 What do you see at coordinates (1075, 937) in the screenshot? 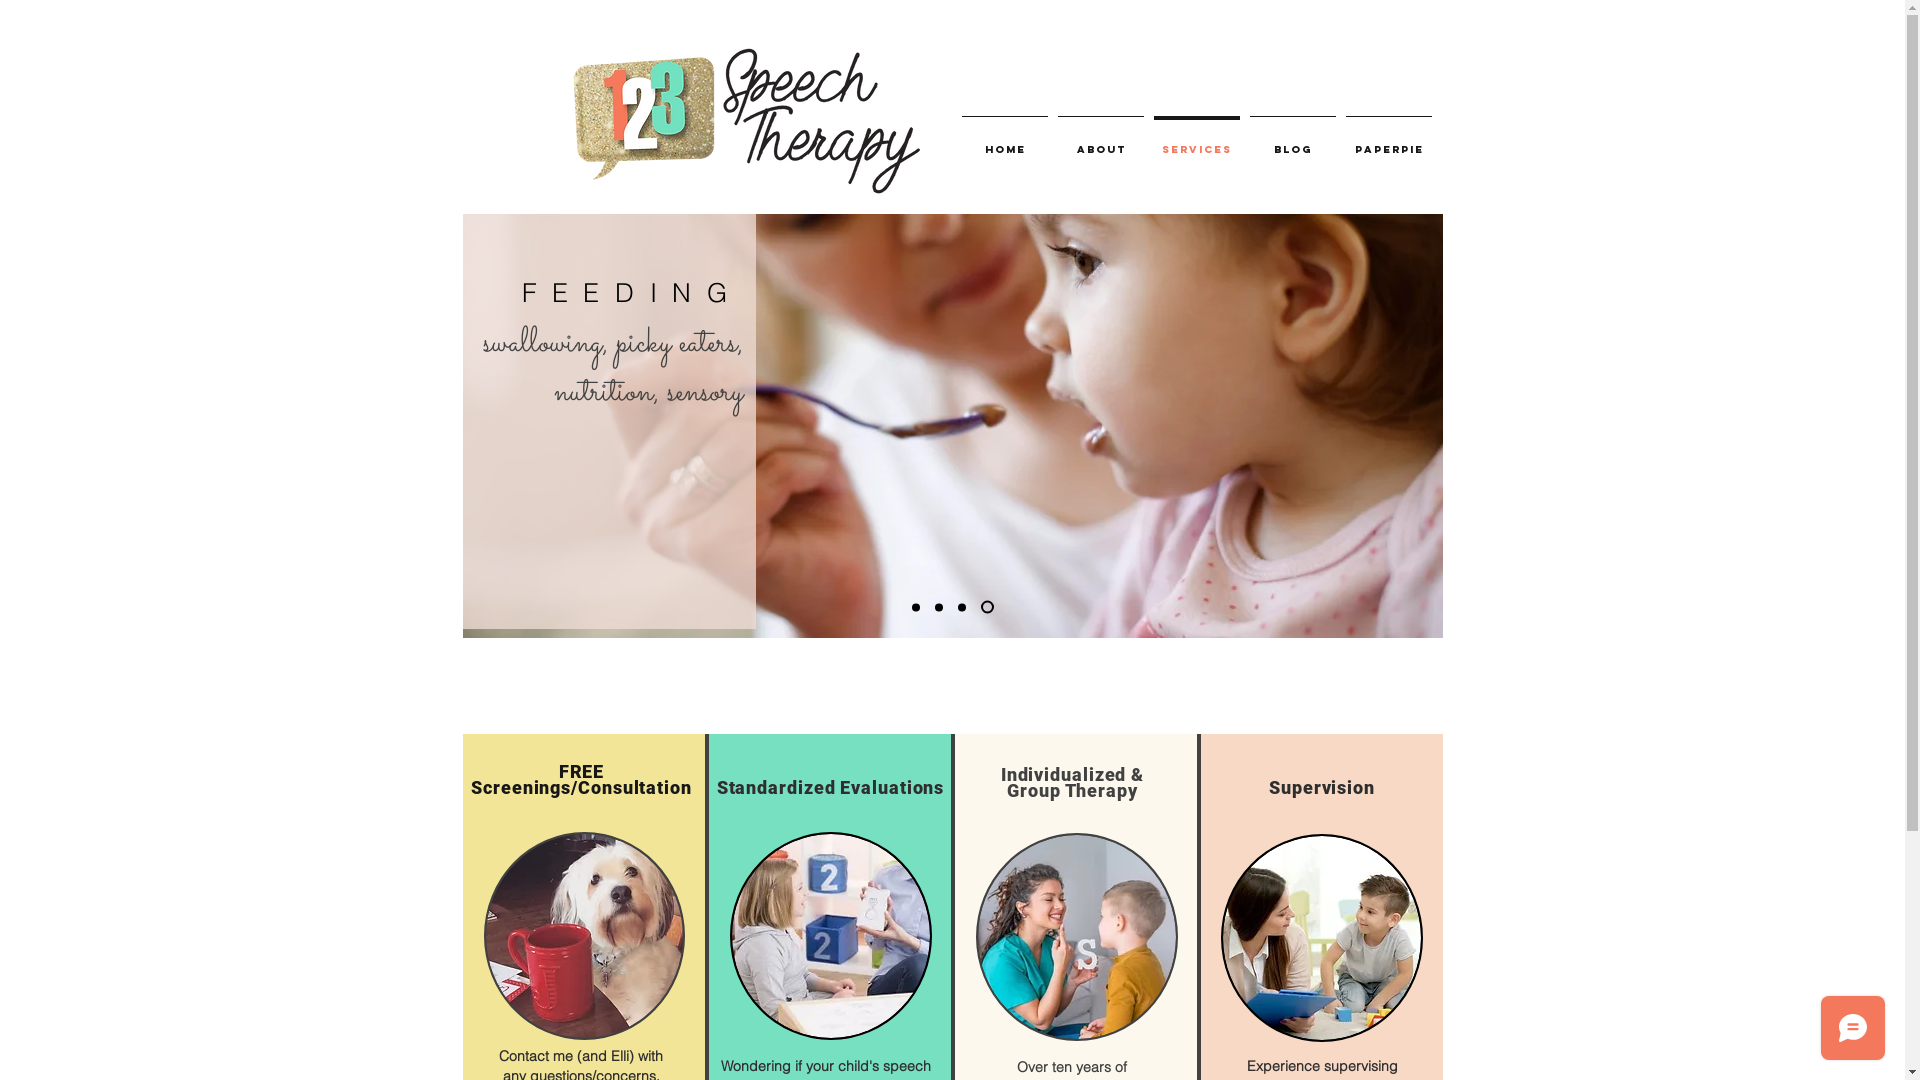
I see `'guy2.jpg'` at bounding box center [1075, 937].